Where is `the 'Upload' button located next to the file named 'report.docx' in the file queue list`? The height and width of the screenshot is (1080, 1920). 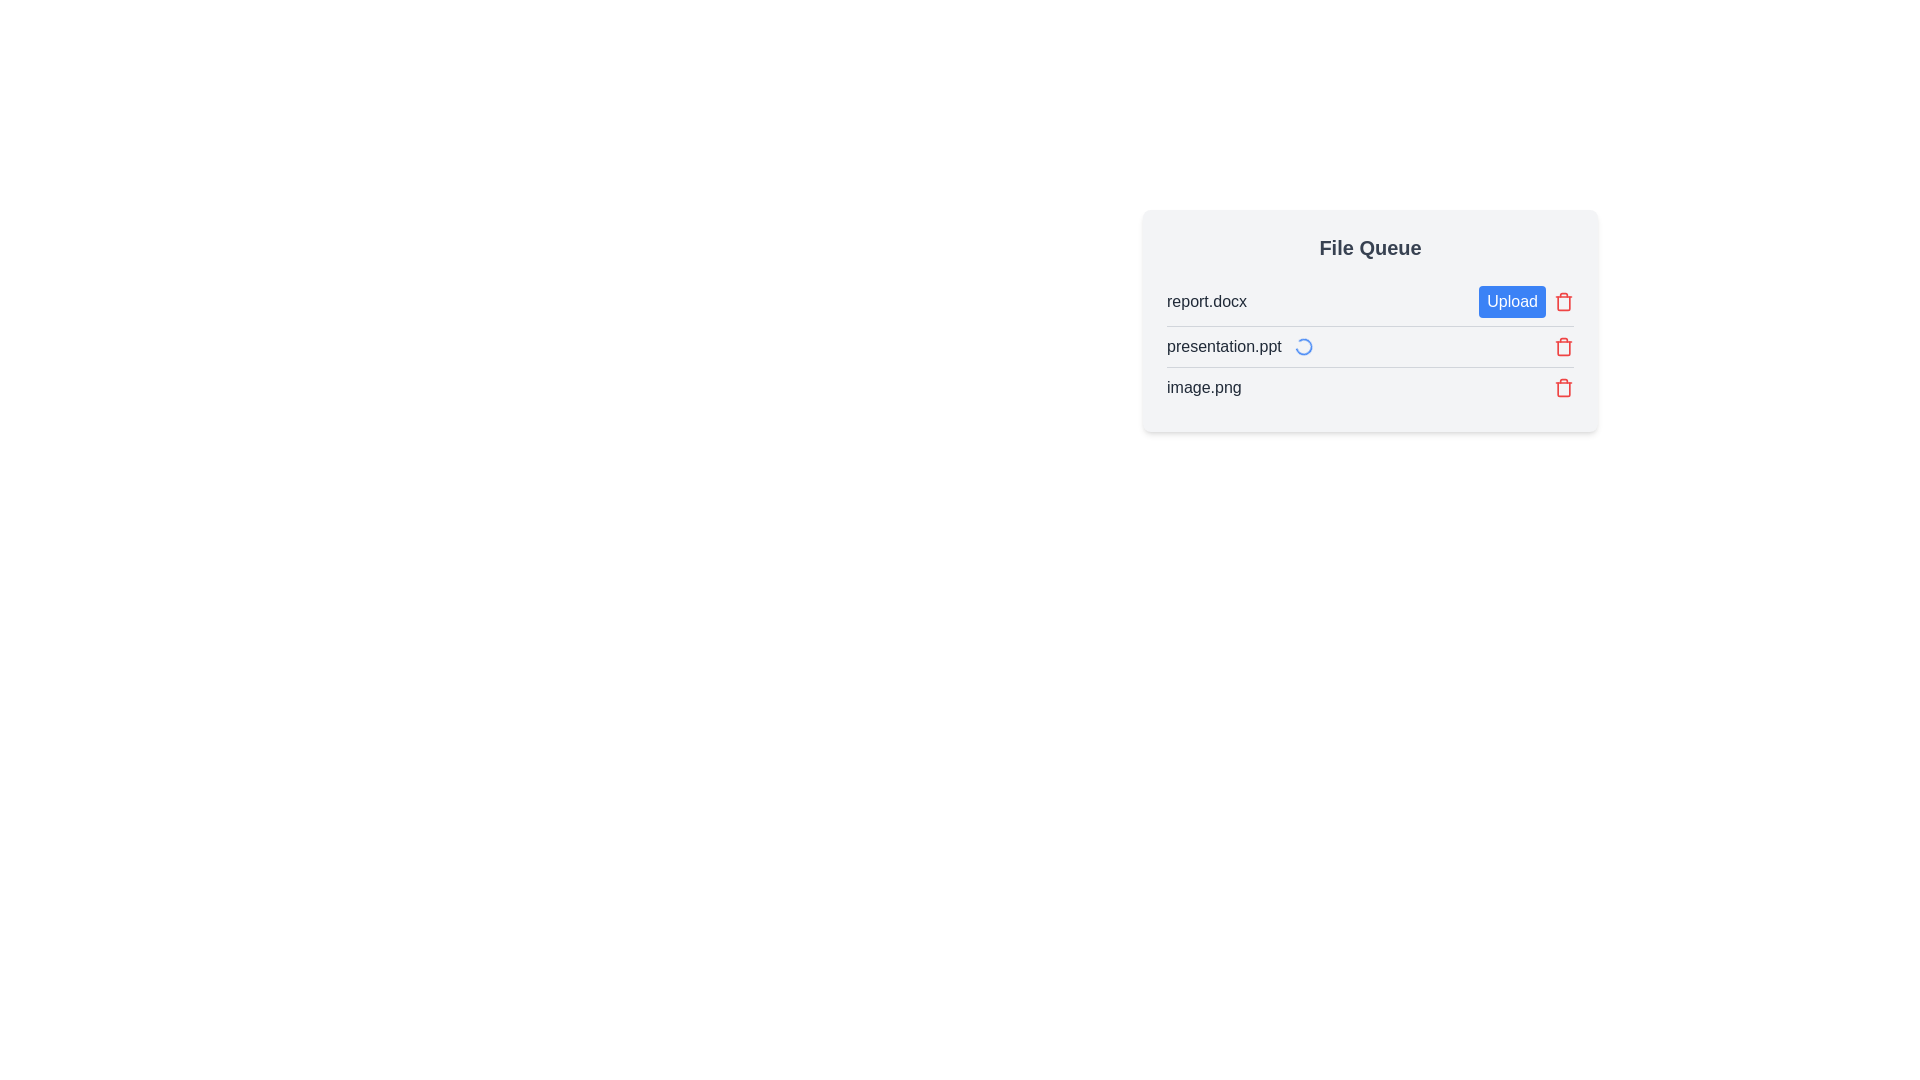
the 'Upload' button located next to the file named 'report.docx' in the file queue list is located at coordinates (1525, 301).